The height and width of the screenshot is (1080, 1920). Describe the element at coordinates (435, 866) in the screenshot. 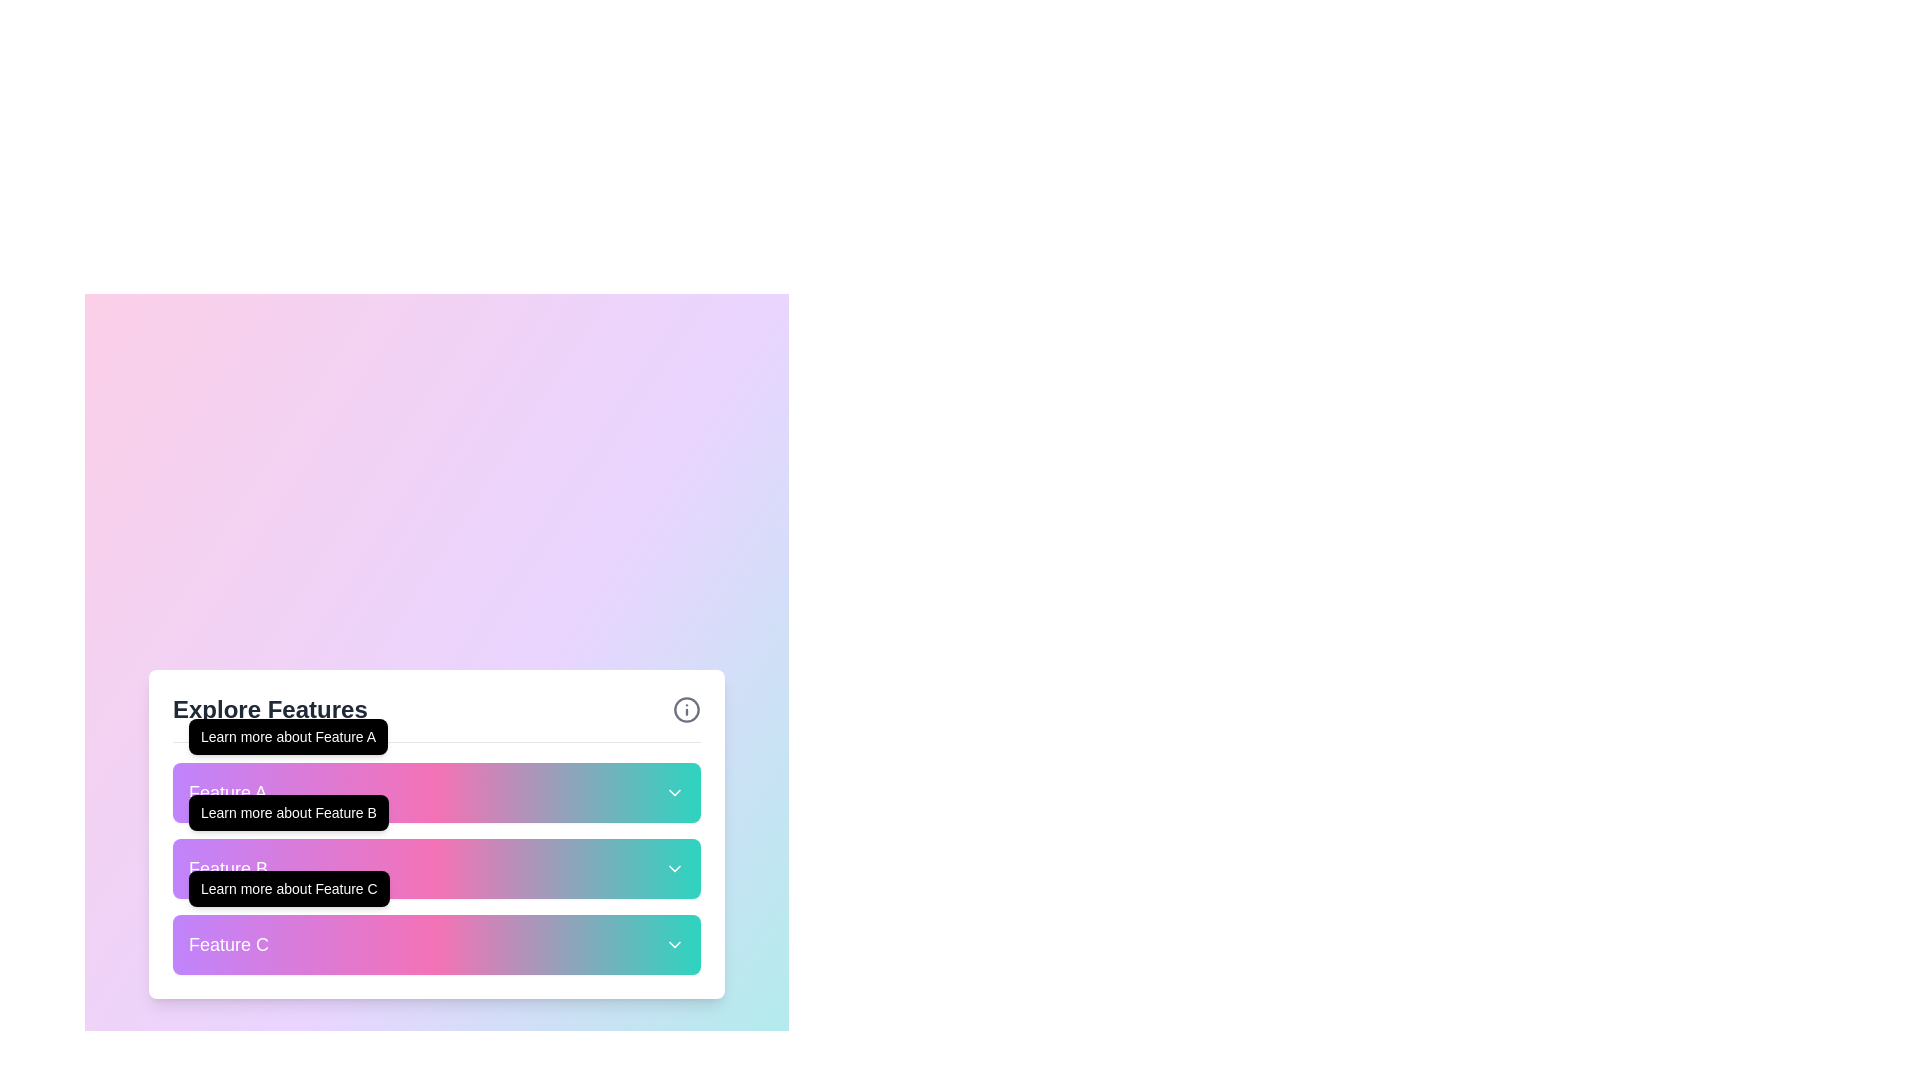

I see `the 'Feature B' card, which is the second item in a vertical stack of interactive sections` at that location.